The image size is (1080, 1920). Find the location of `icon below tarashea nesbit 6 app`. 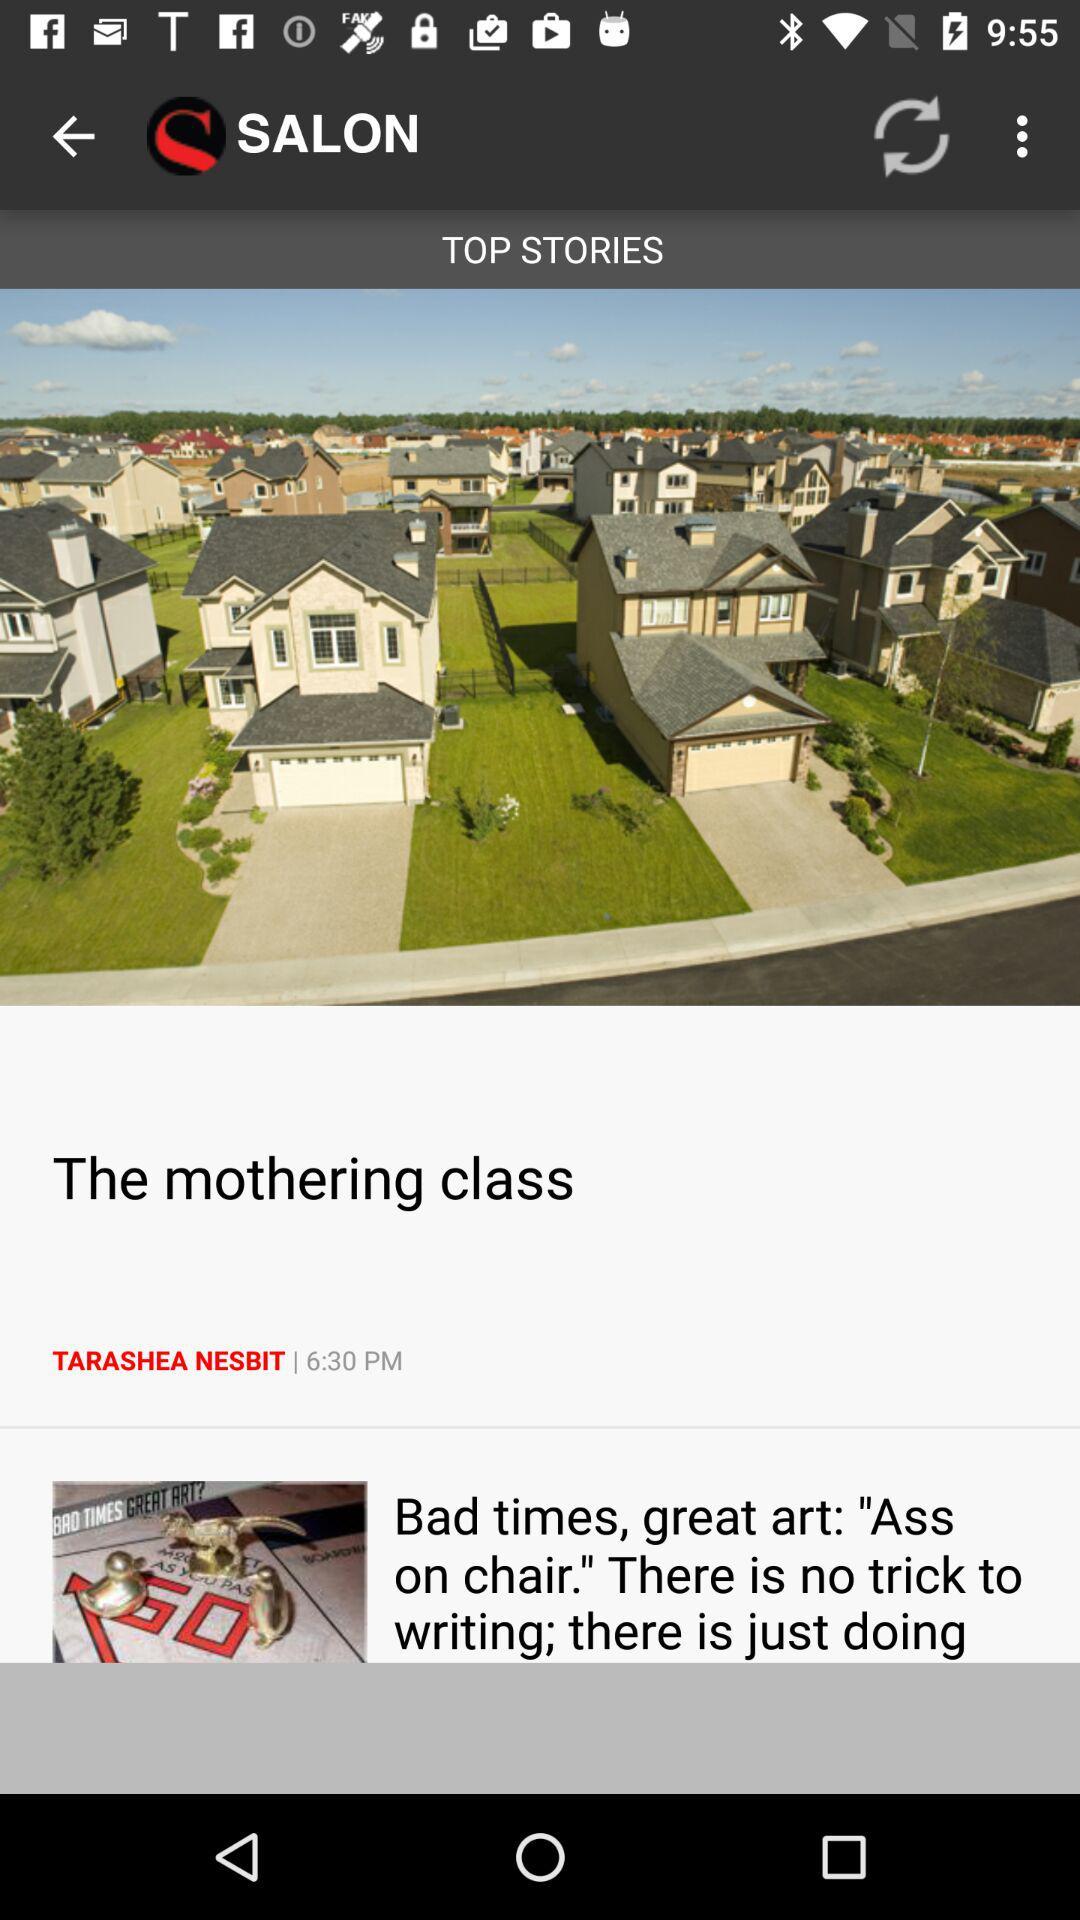

icon below tarashea nesbit 6 app is located at coordinates (709, 1570).